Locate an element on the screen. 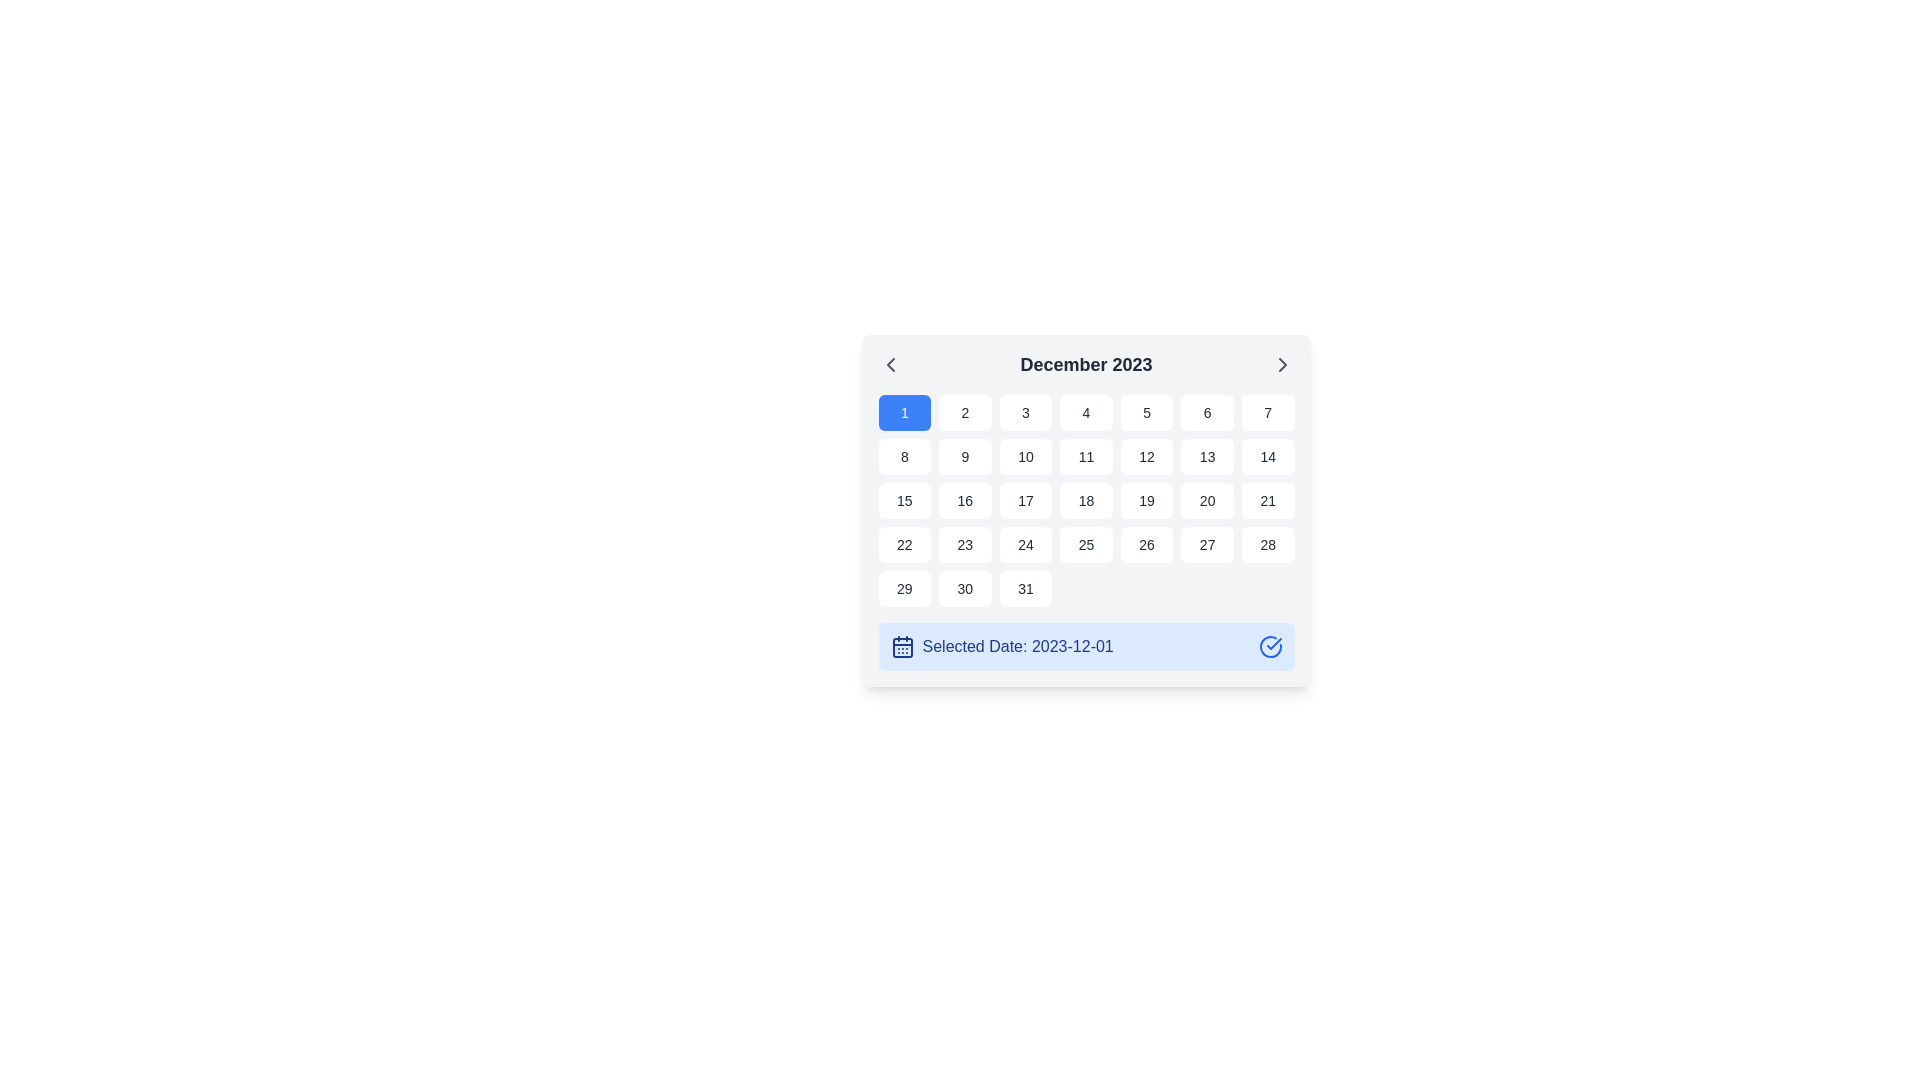  the interactive calendar day tile representing the 21st day of December 2023 is located at coordinates (1266, 500).